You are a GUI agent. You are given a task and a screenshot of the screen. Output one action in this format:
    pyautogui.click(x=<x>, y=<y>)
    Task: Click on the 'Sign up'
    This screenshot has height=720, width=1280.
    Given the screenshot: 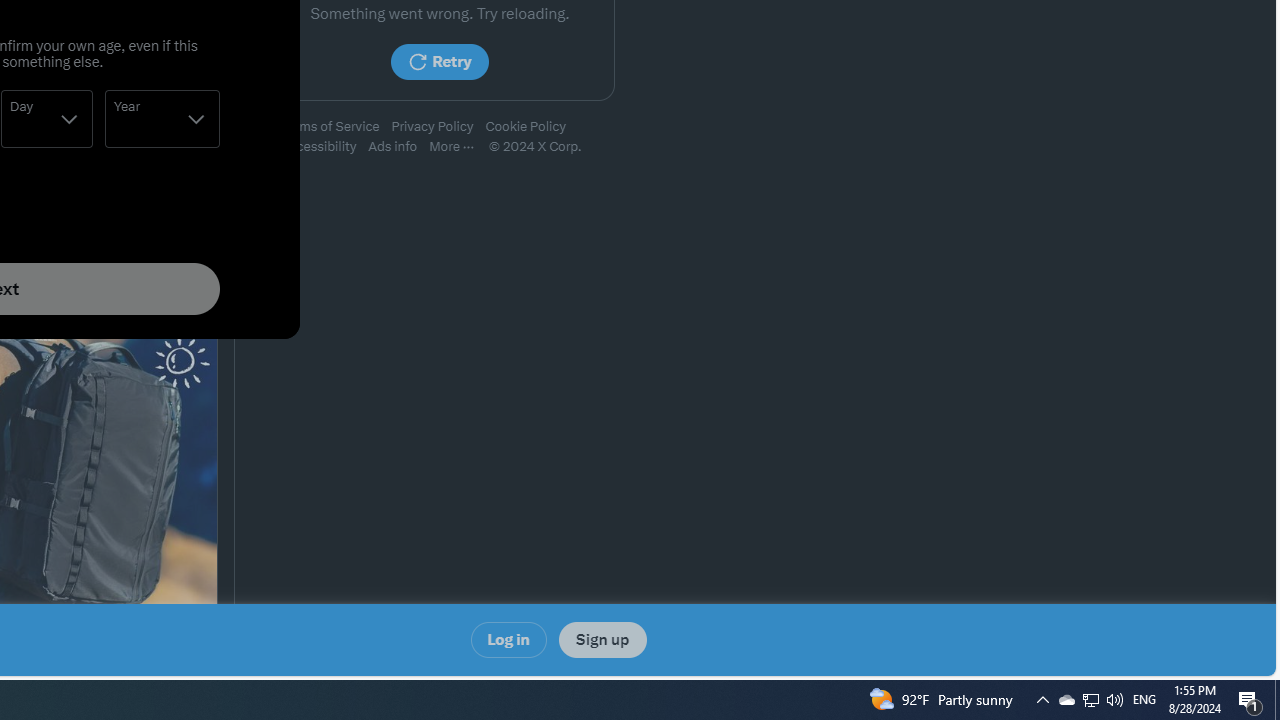 What is the action you would take?
    pyautogui.click(x=601, y=640)
    